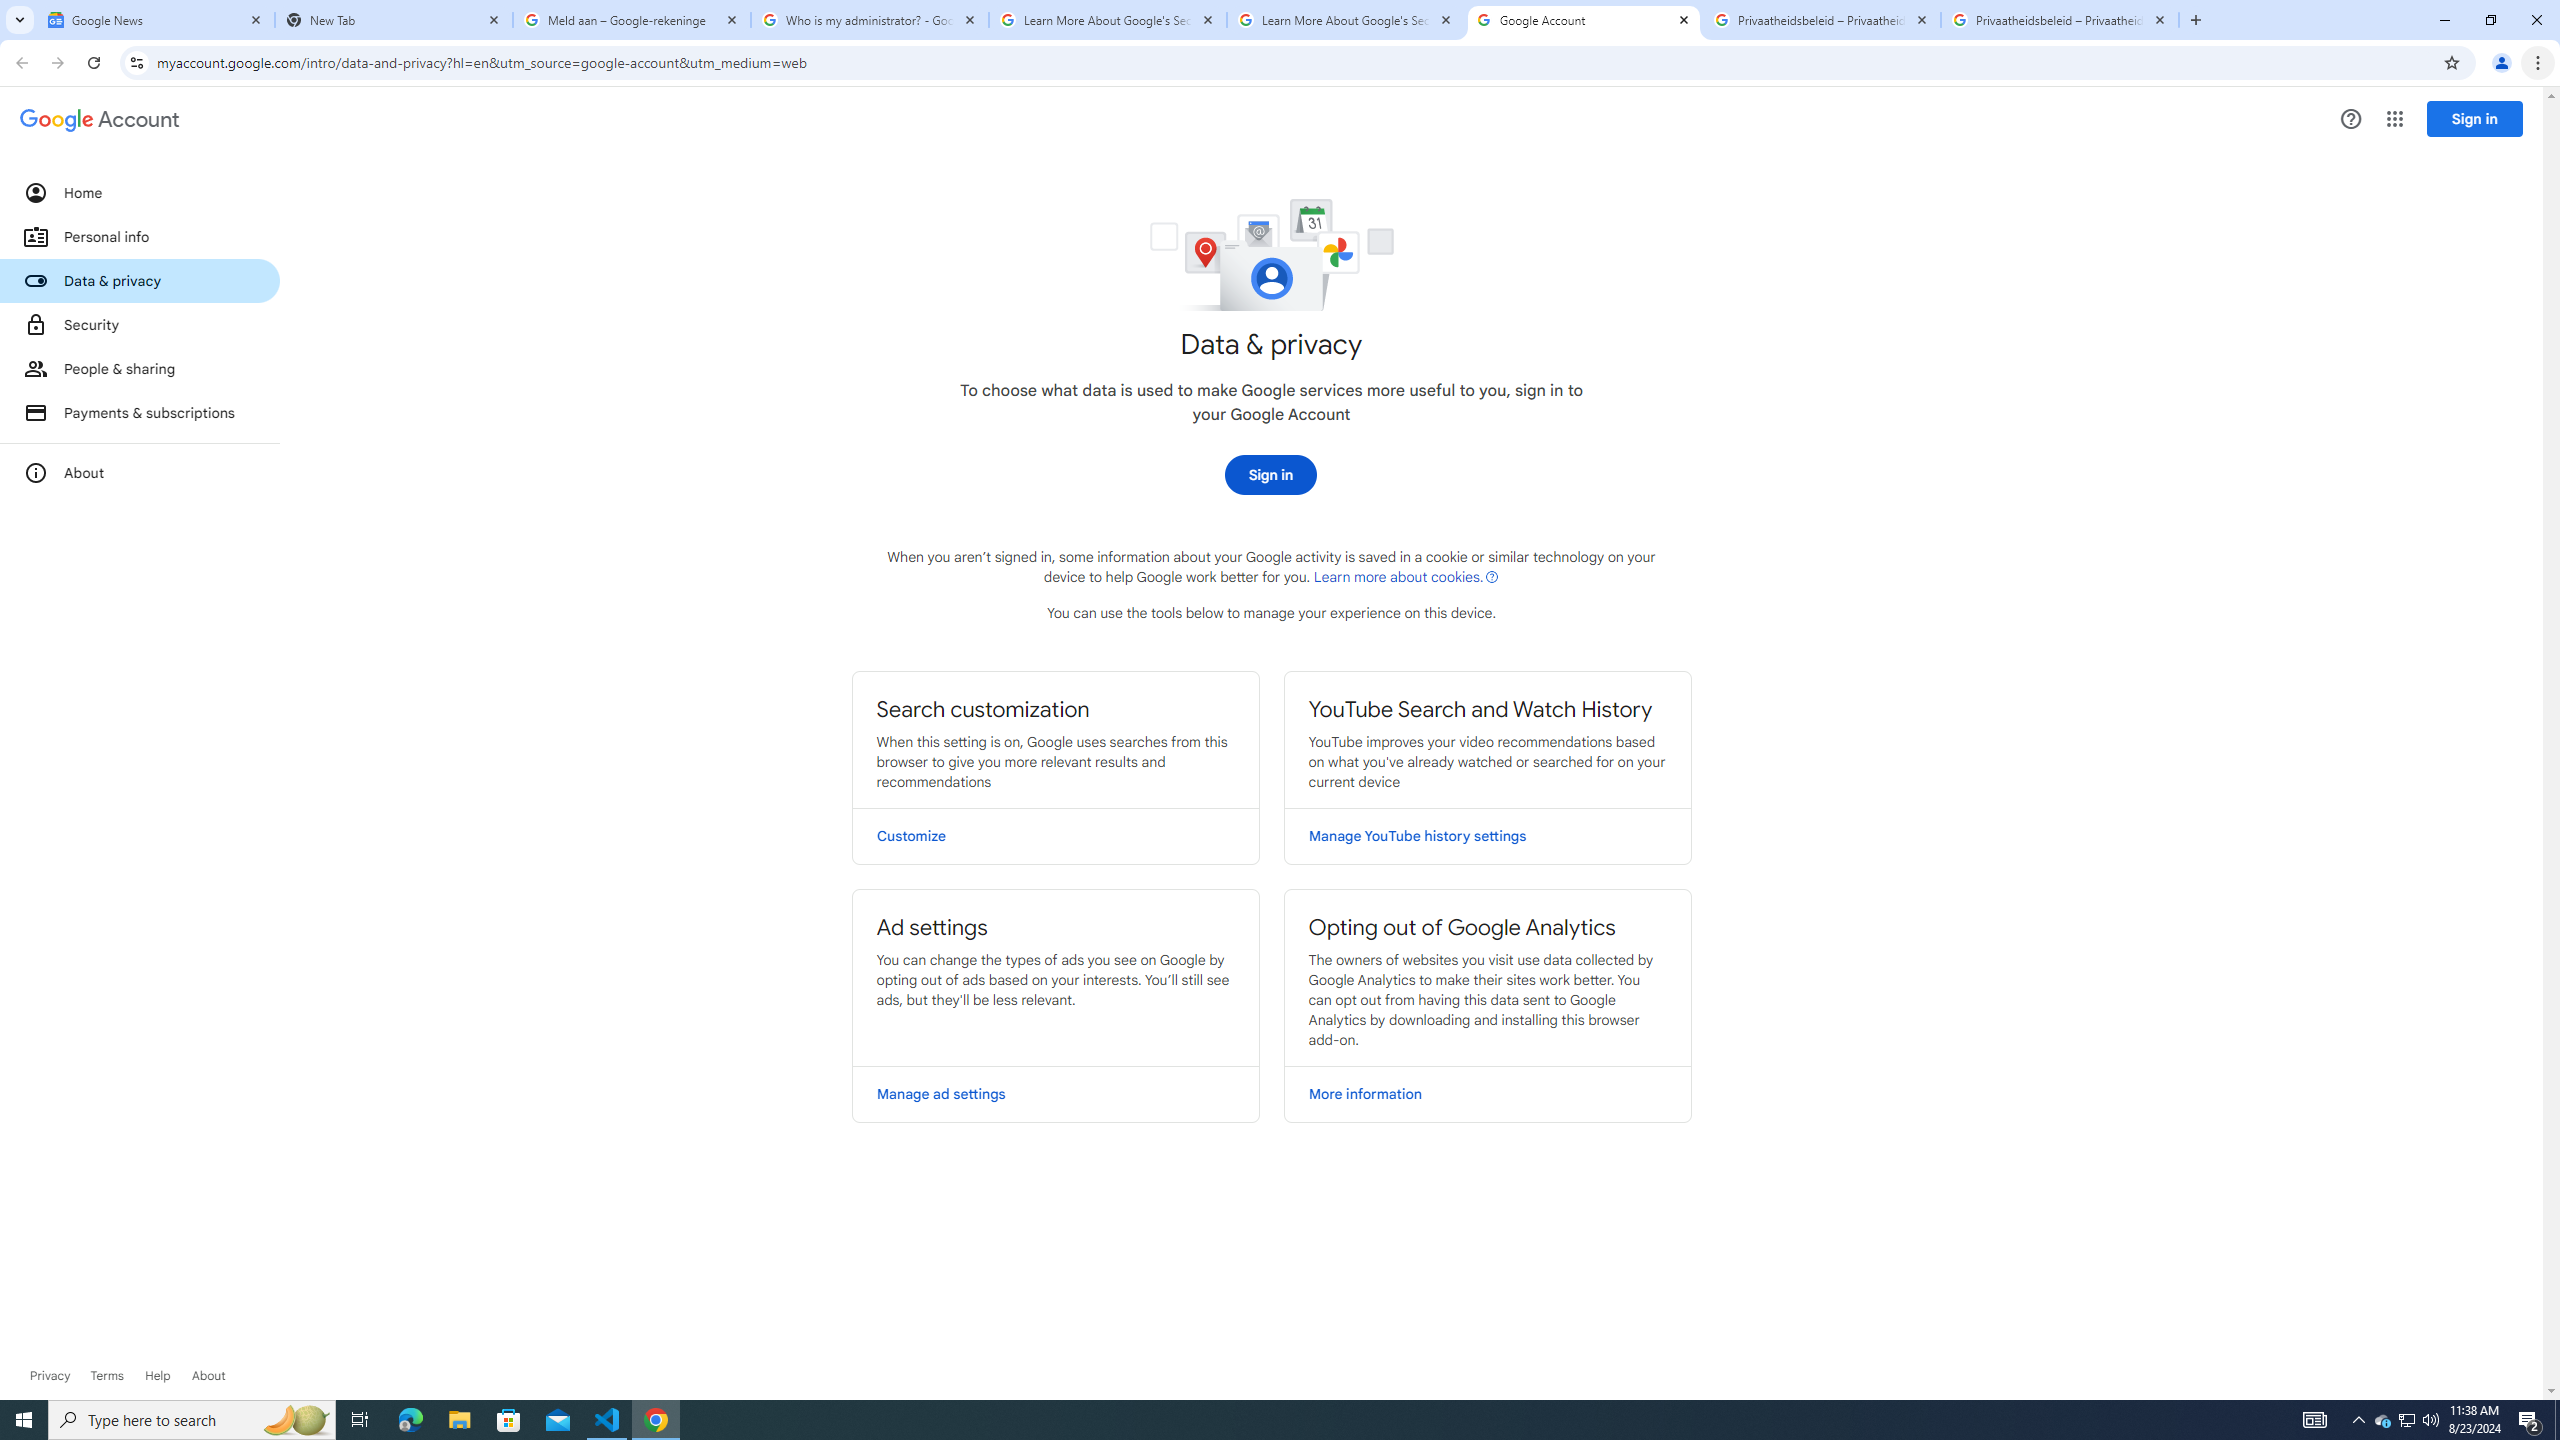  I want to click on 'Security', so click(138, 323).